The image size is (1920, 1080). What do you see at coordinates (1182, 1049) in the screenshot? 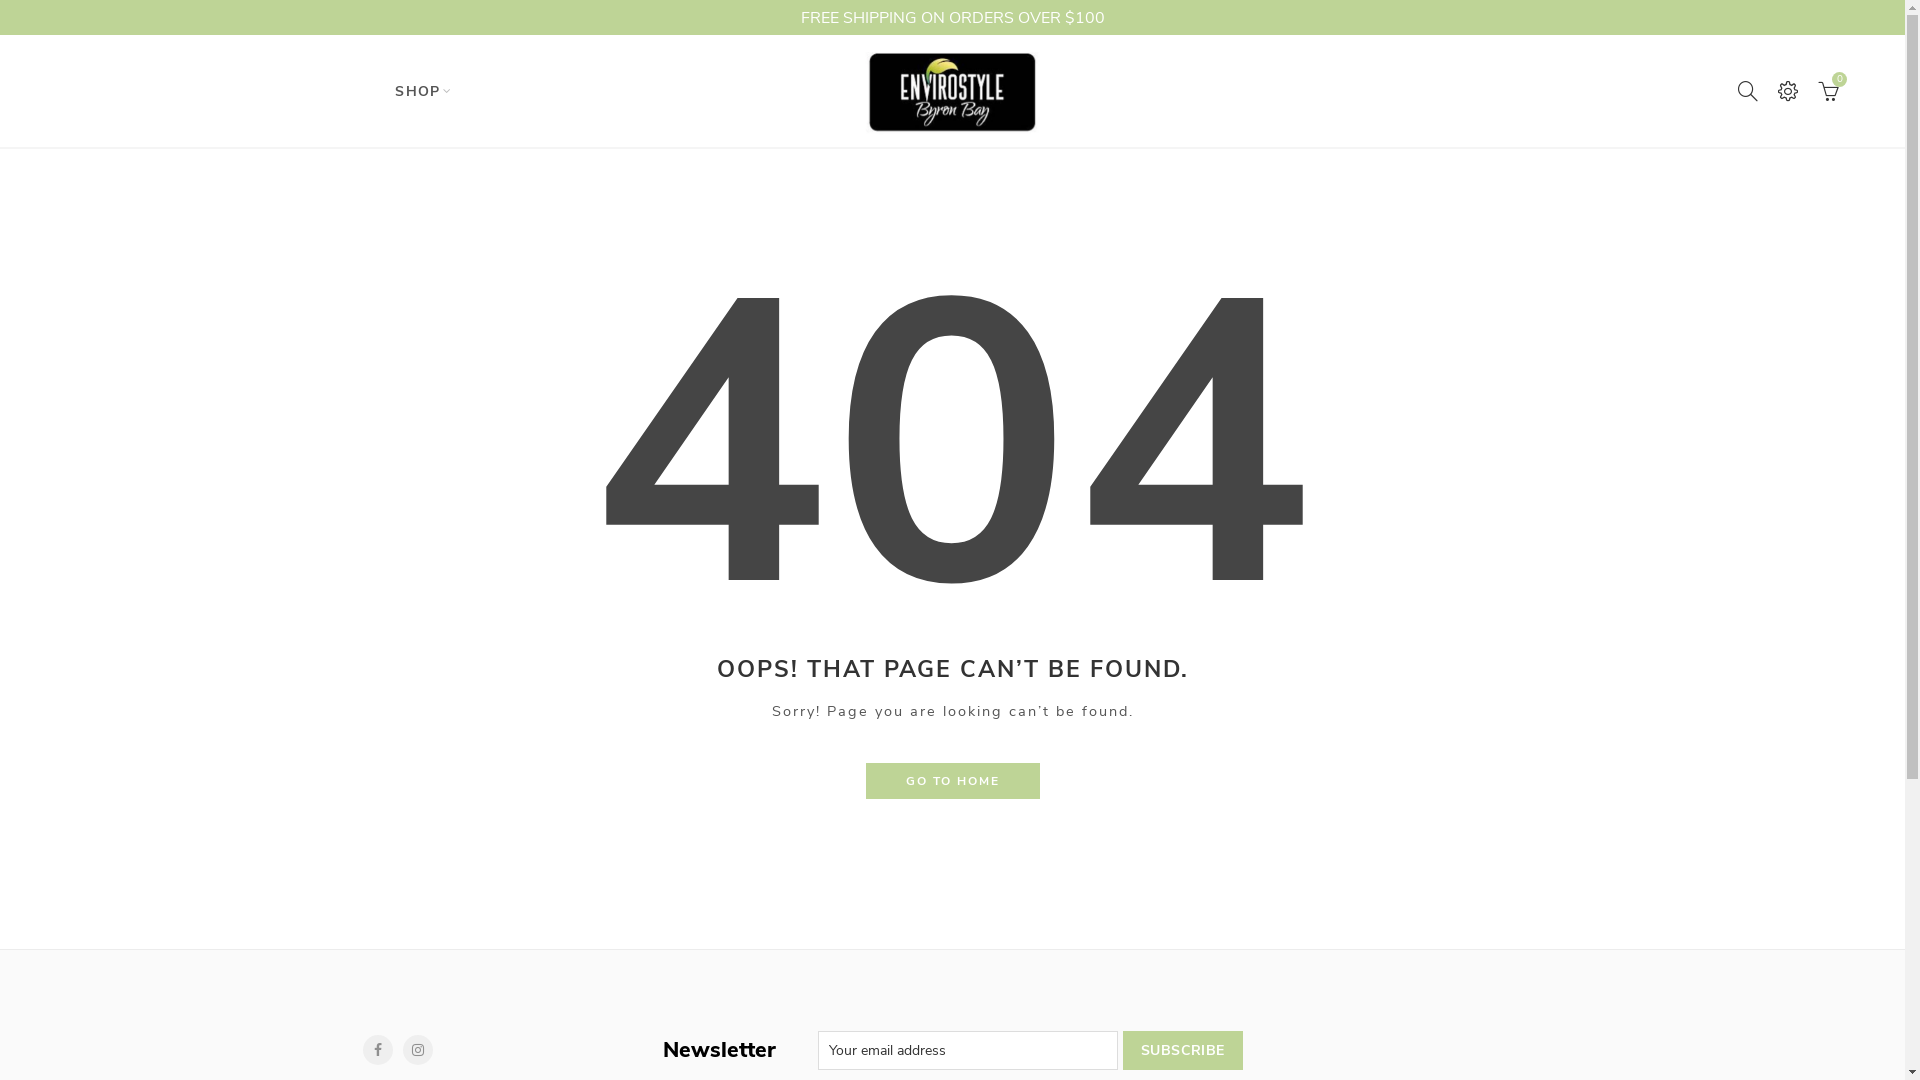
I see `'SUBSCRIBE'` at bounding box center [1182, 1049].